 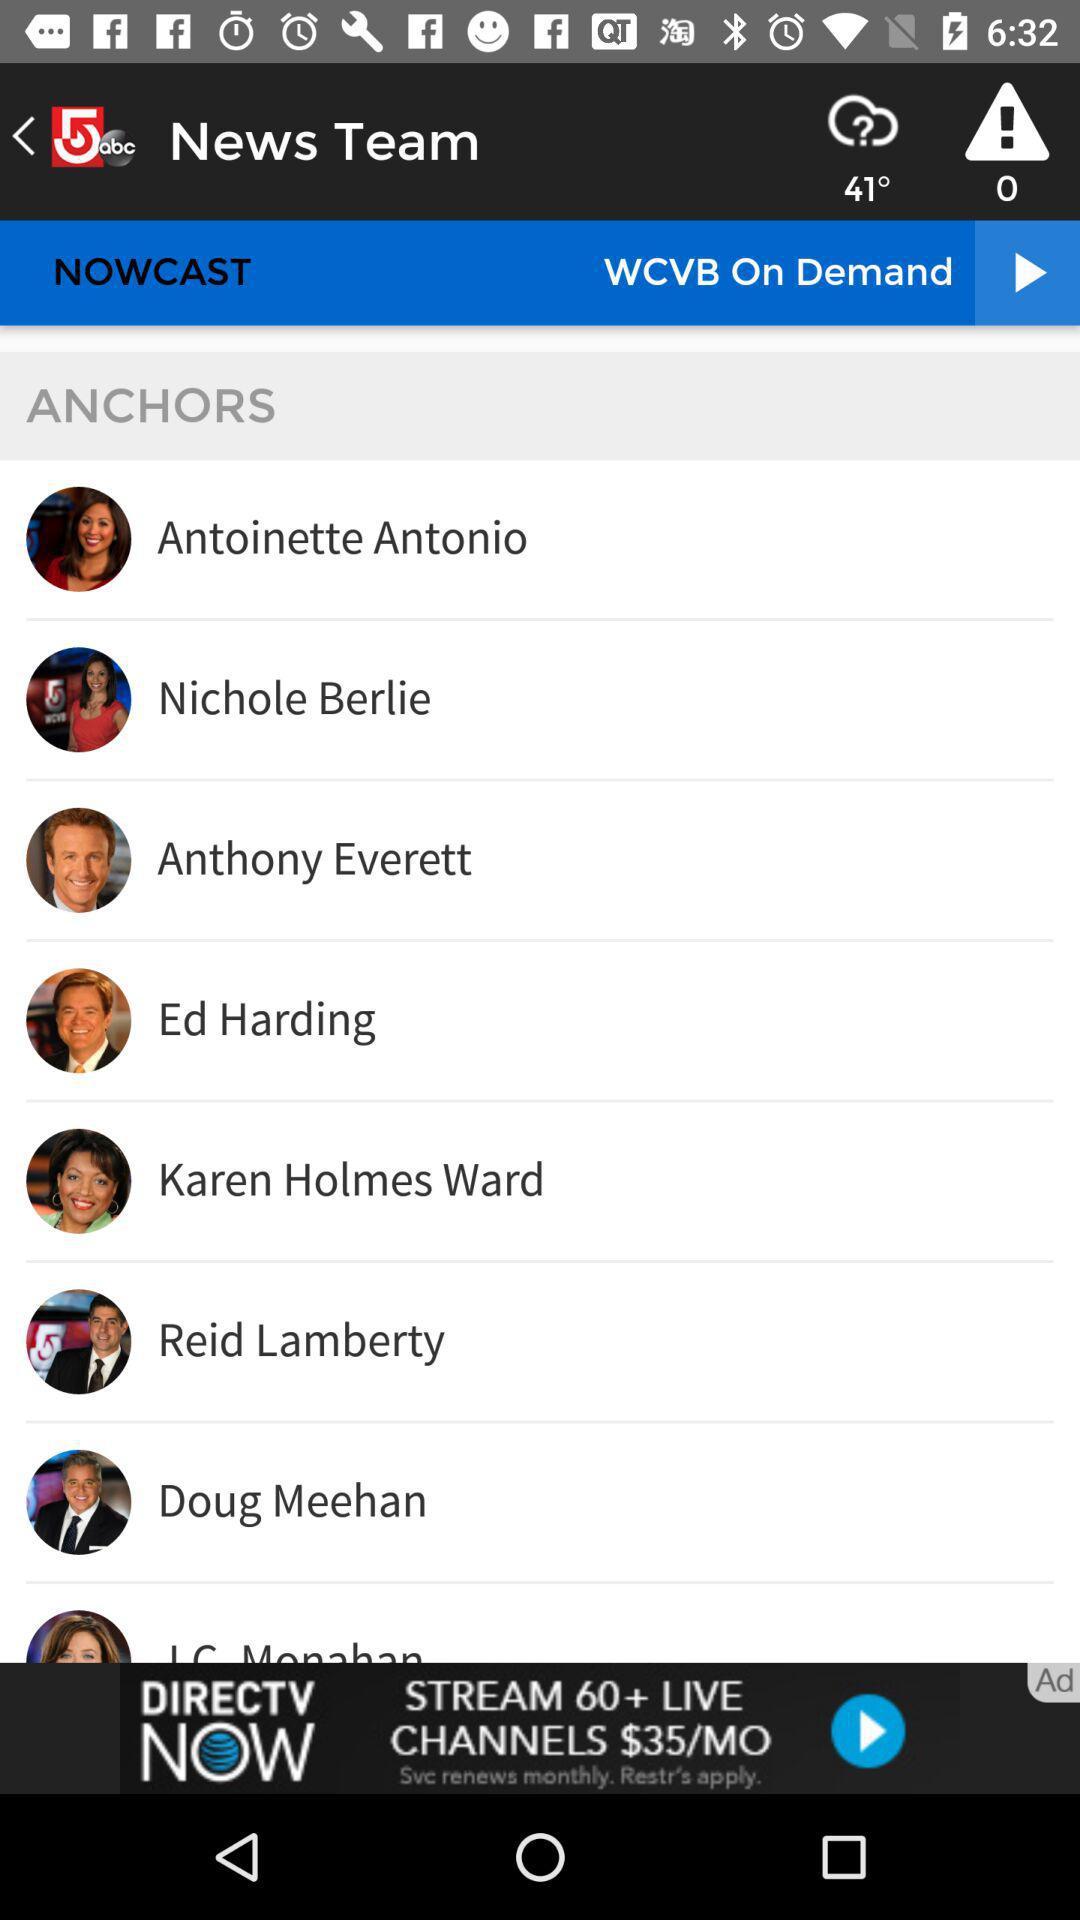 What do you see at coordinates (540, 1727) in the screenshot?
I see `advertisement` at bounding box center [540, 1727].